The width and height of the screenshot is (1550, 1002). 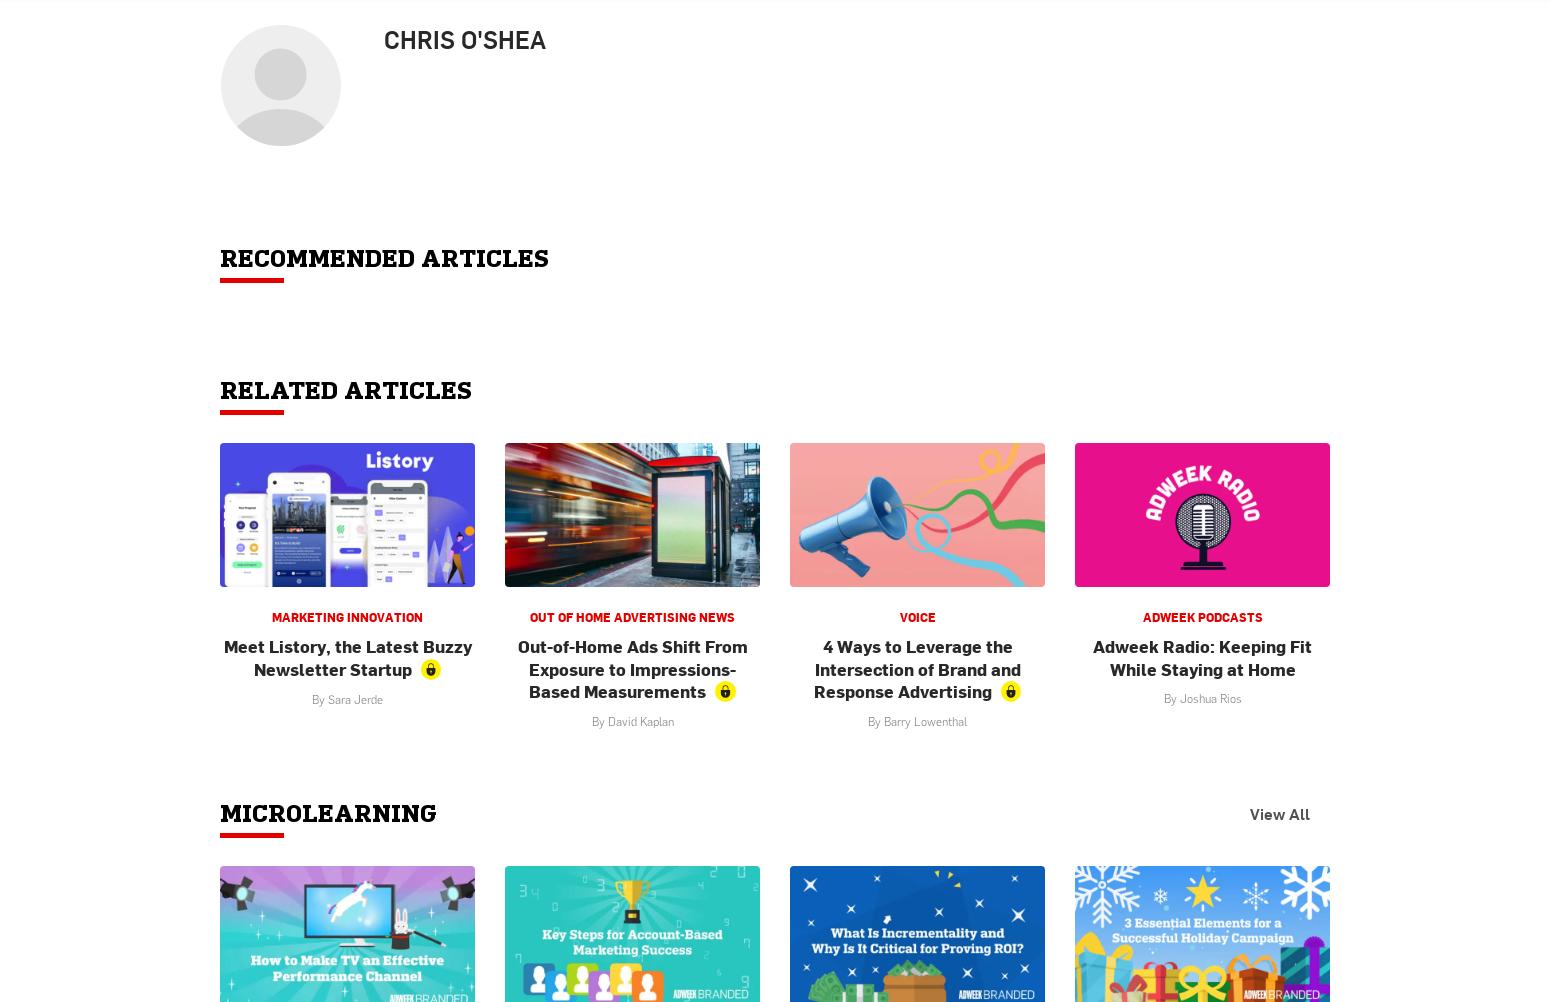 What do you see at coordinates (811, 668) in the screenshot?
I see `'4 Ways to Leverage the Intersection of Brand and Response Advertising'` at bounding box center [811, 668].